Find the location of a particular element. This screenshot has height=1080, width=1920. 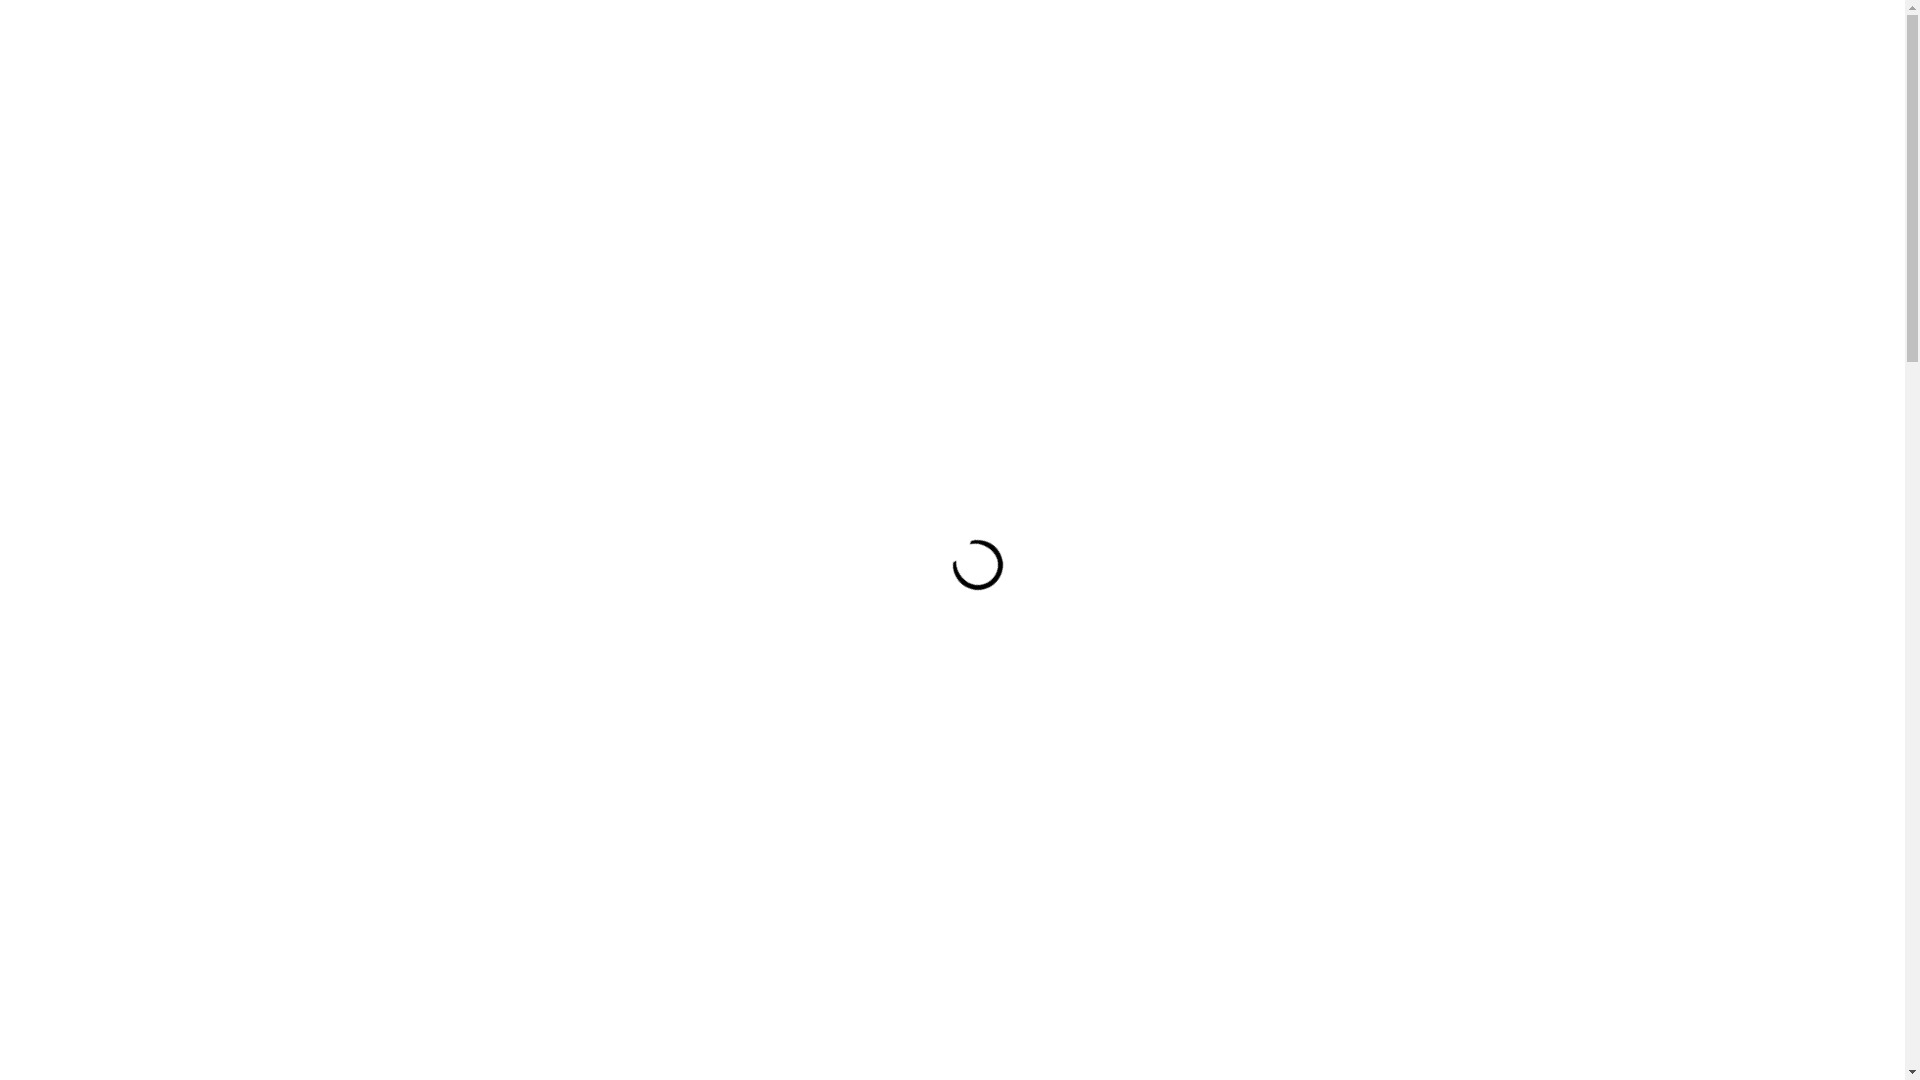

'Casa Verde' is located at coordinates (1425, 66).